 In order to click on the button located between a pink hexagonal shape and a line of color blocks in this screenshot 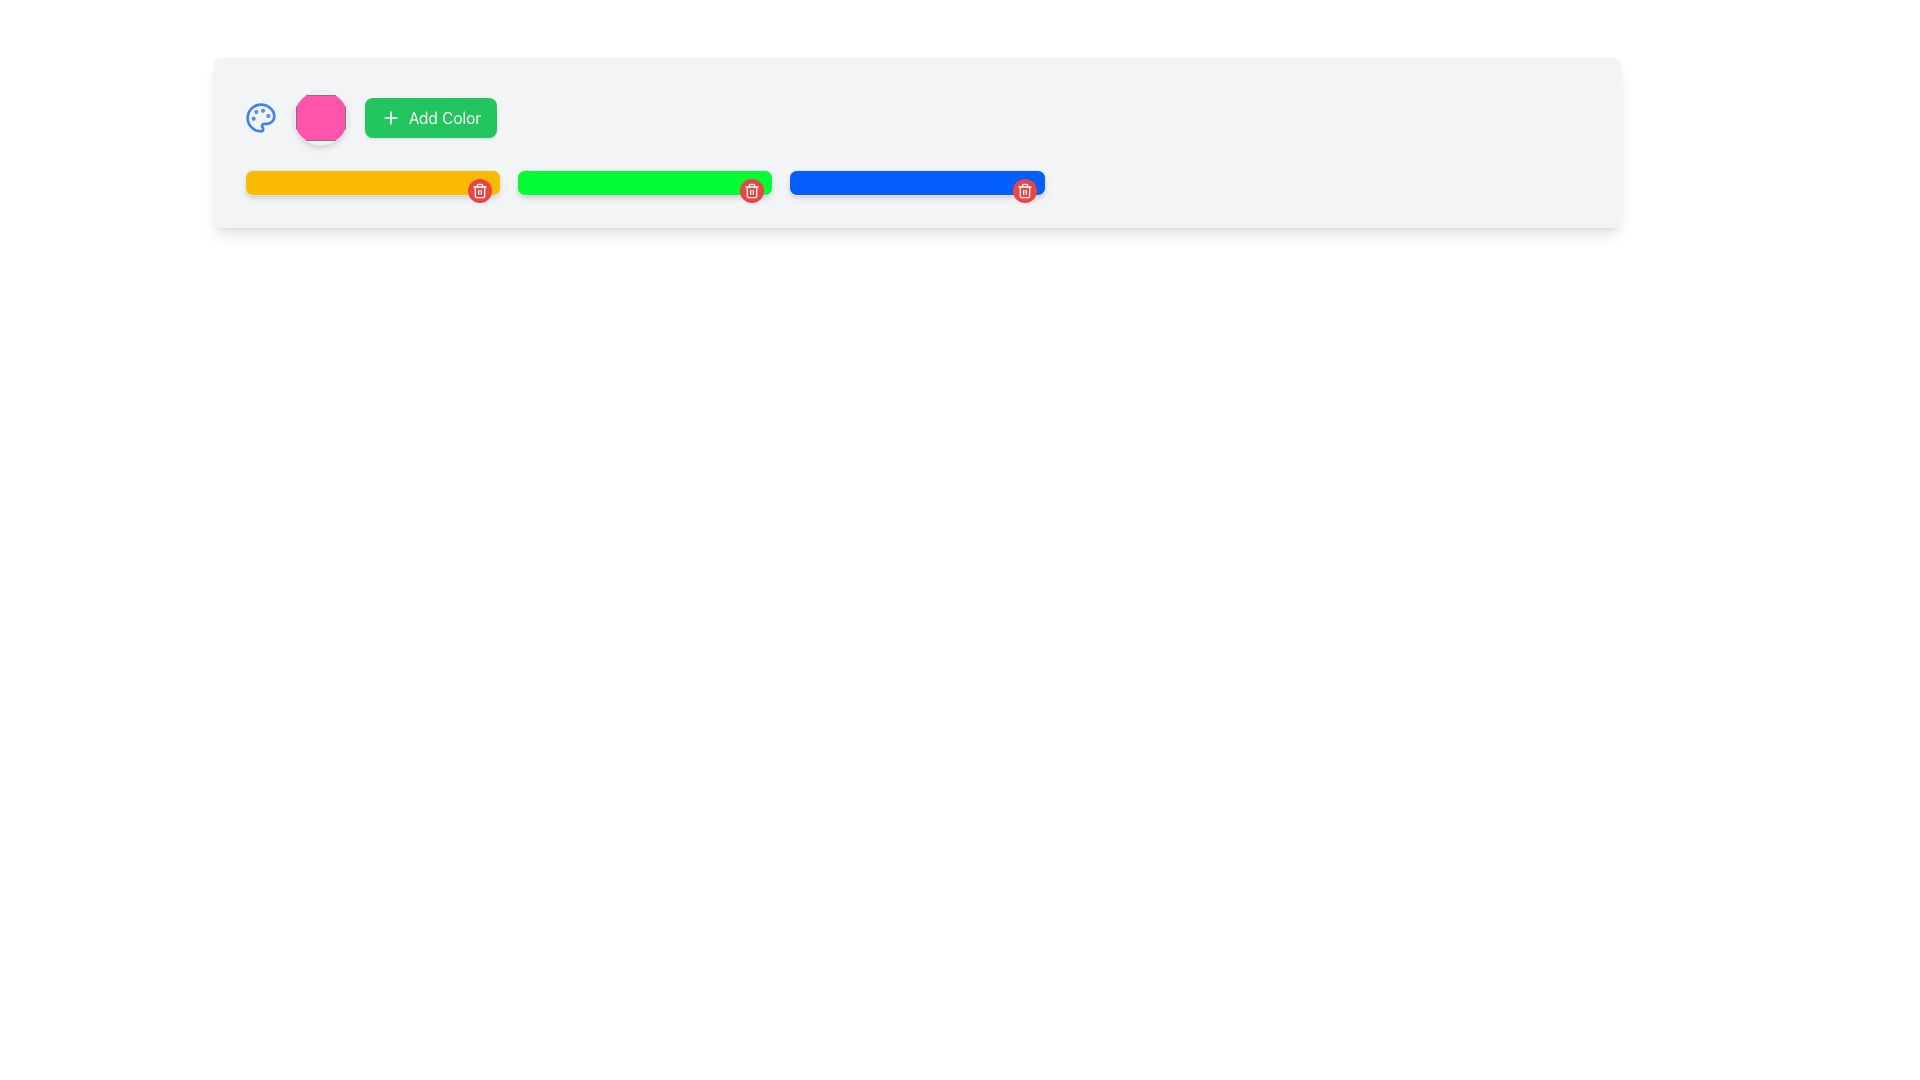, I will do `click(430, 118)`.